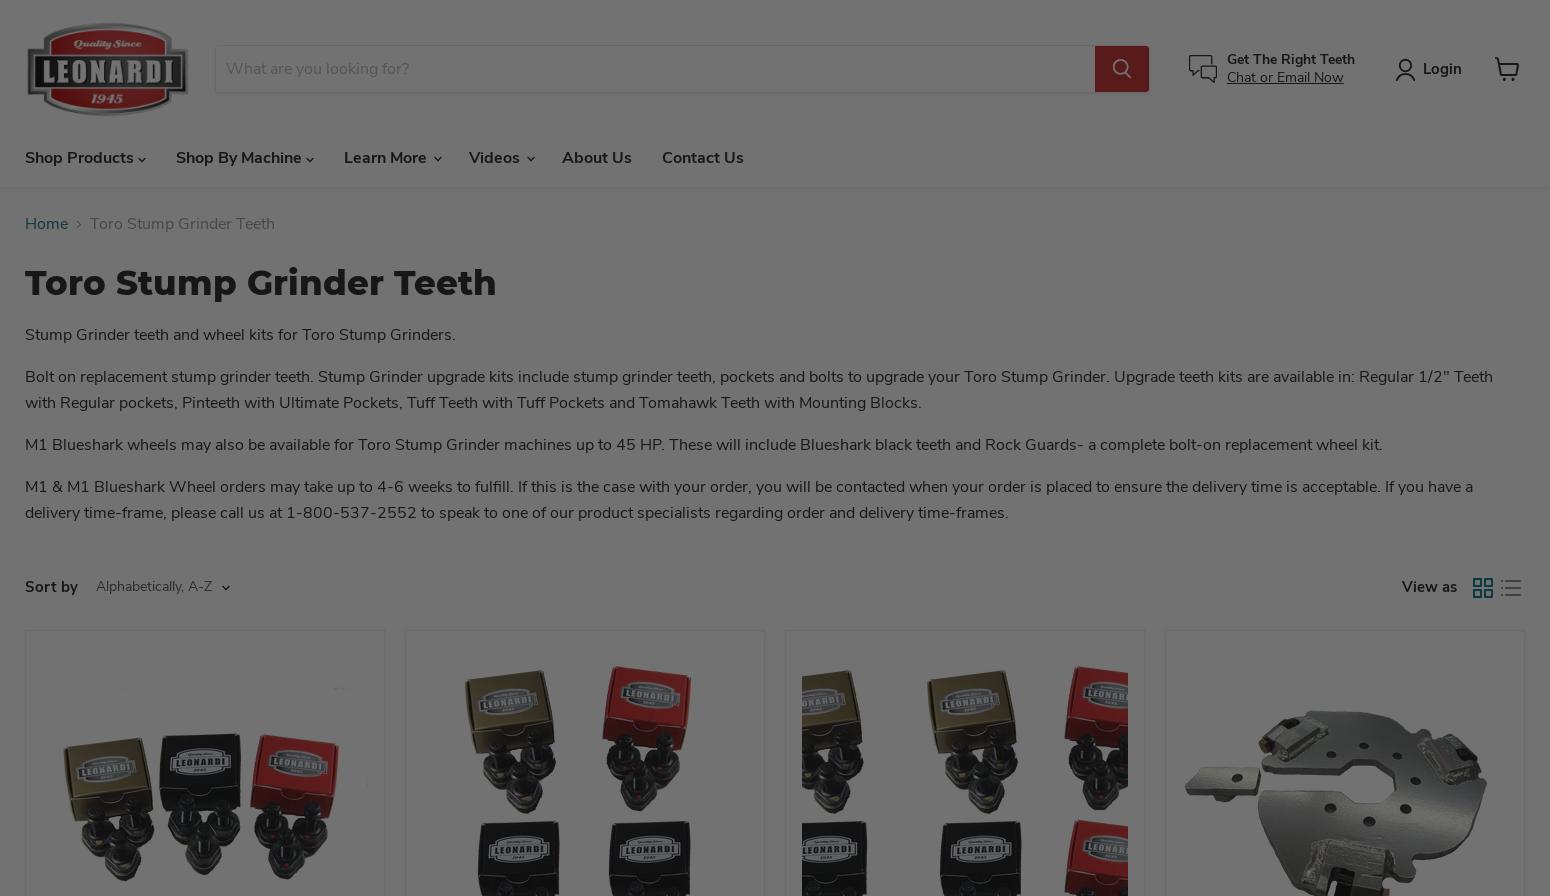 This screenshot has height=896, width=1550. What do you see at coordinates (759, 389) in the screenshot?
I see `'Stump Grinder. Upgrade teeth kits are available in: Regular 1/2" Teeth with Regular pockets, Pinteeth with Ultimate Pockets, Tuff Teeth with Tuff Pockets and Tomahawk Teeth with Mounting Blocks.'` at bounding box center [759, 389].